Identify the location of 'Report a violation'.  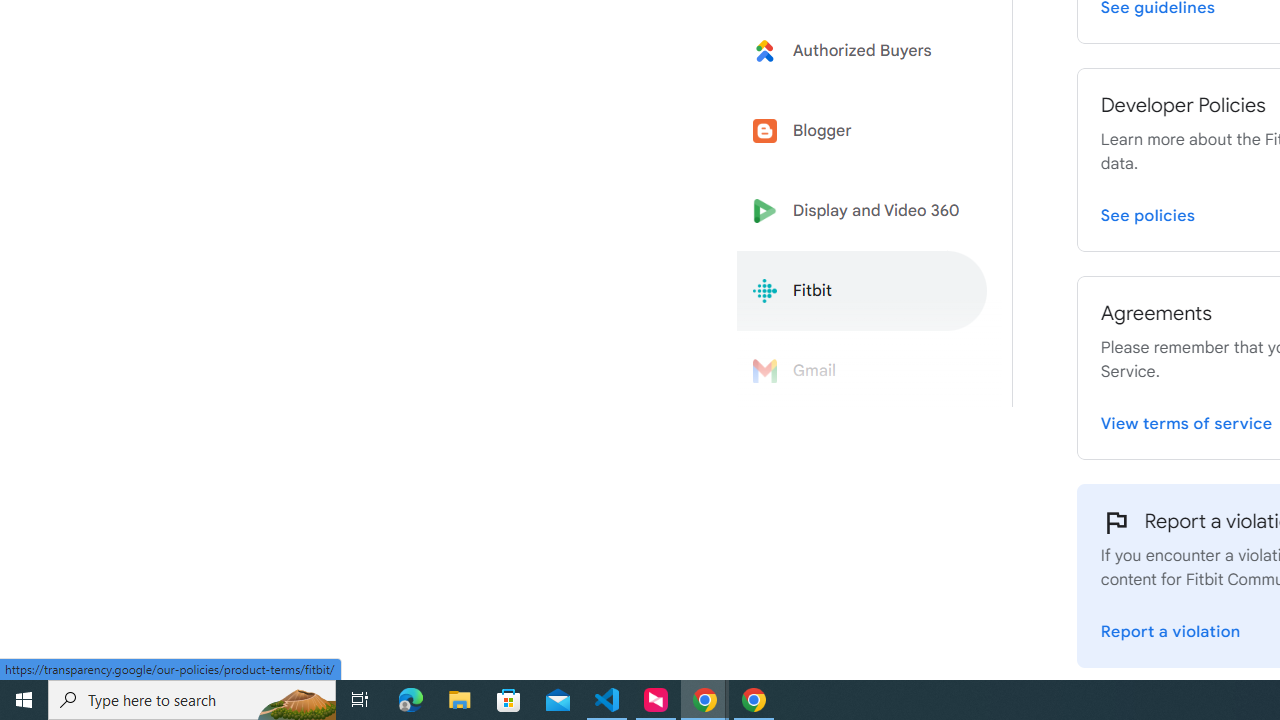
(1170, 627).